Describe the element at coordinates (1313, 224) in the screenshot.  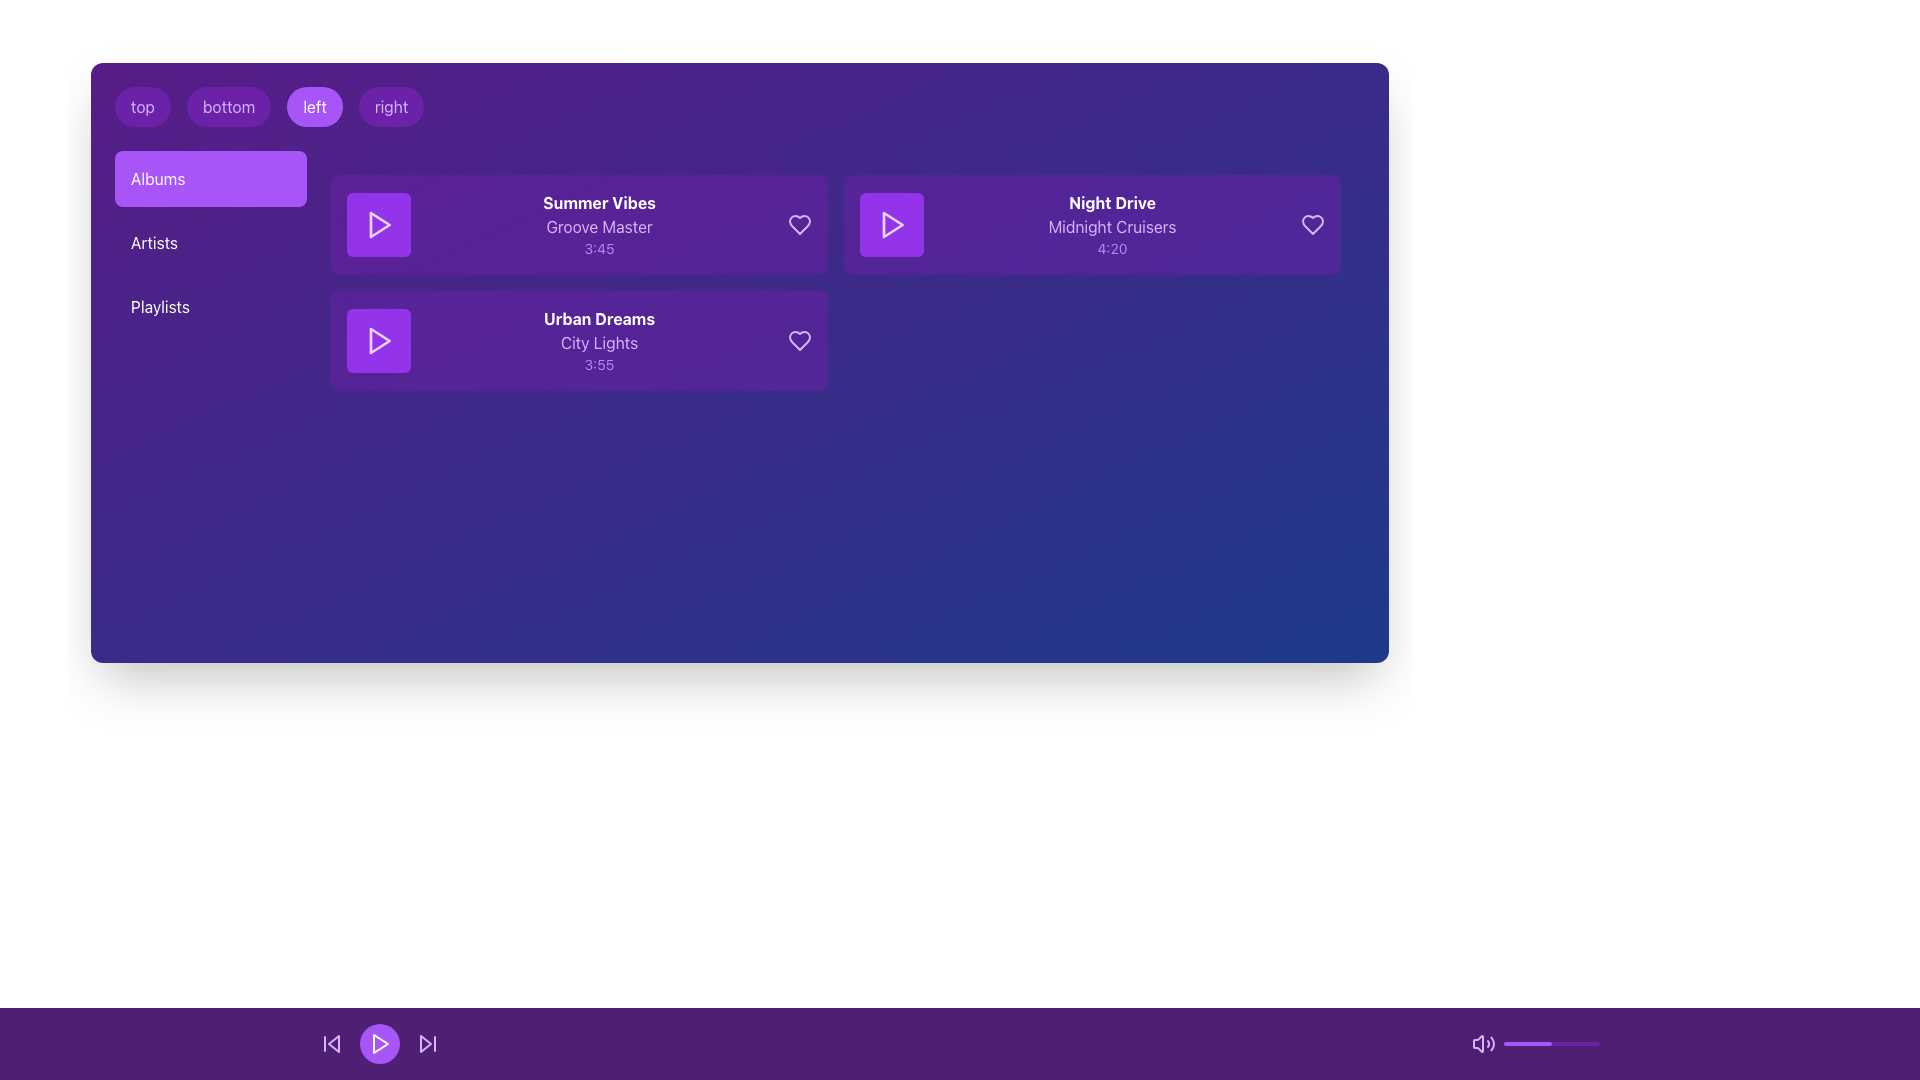
I see `the heart icon located to the far right of the song entry for 'Night Drive' by 'Midnight Cruisers'` at that location.